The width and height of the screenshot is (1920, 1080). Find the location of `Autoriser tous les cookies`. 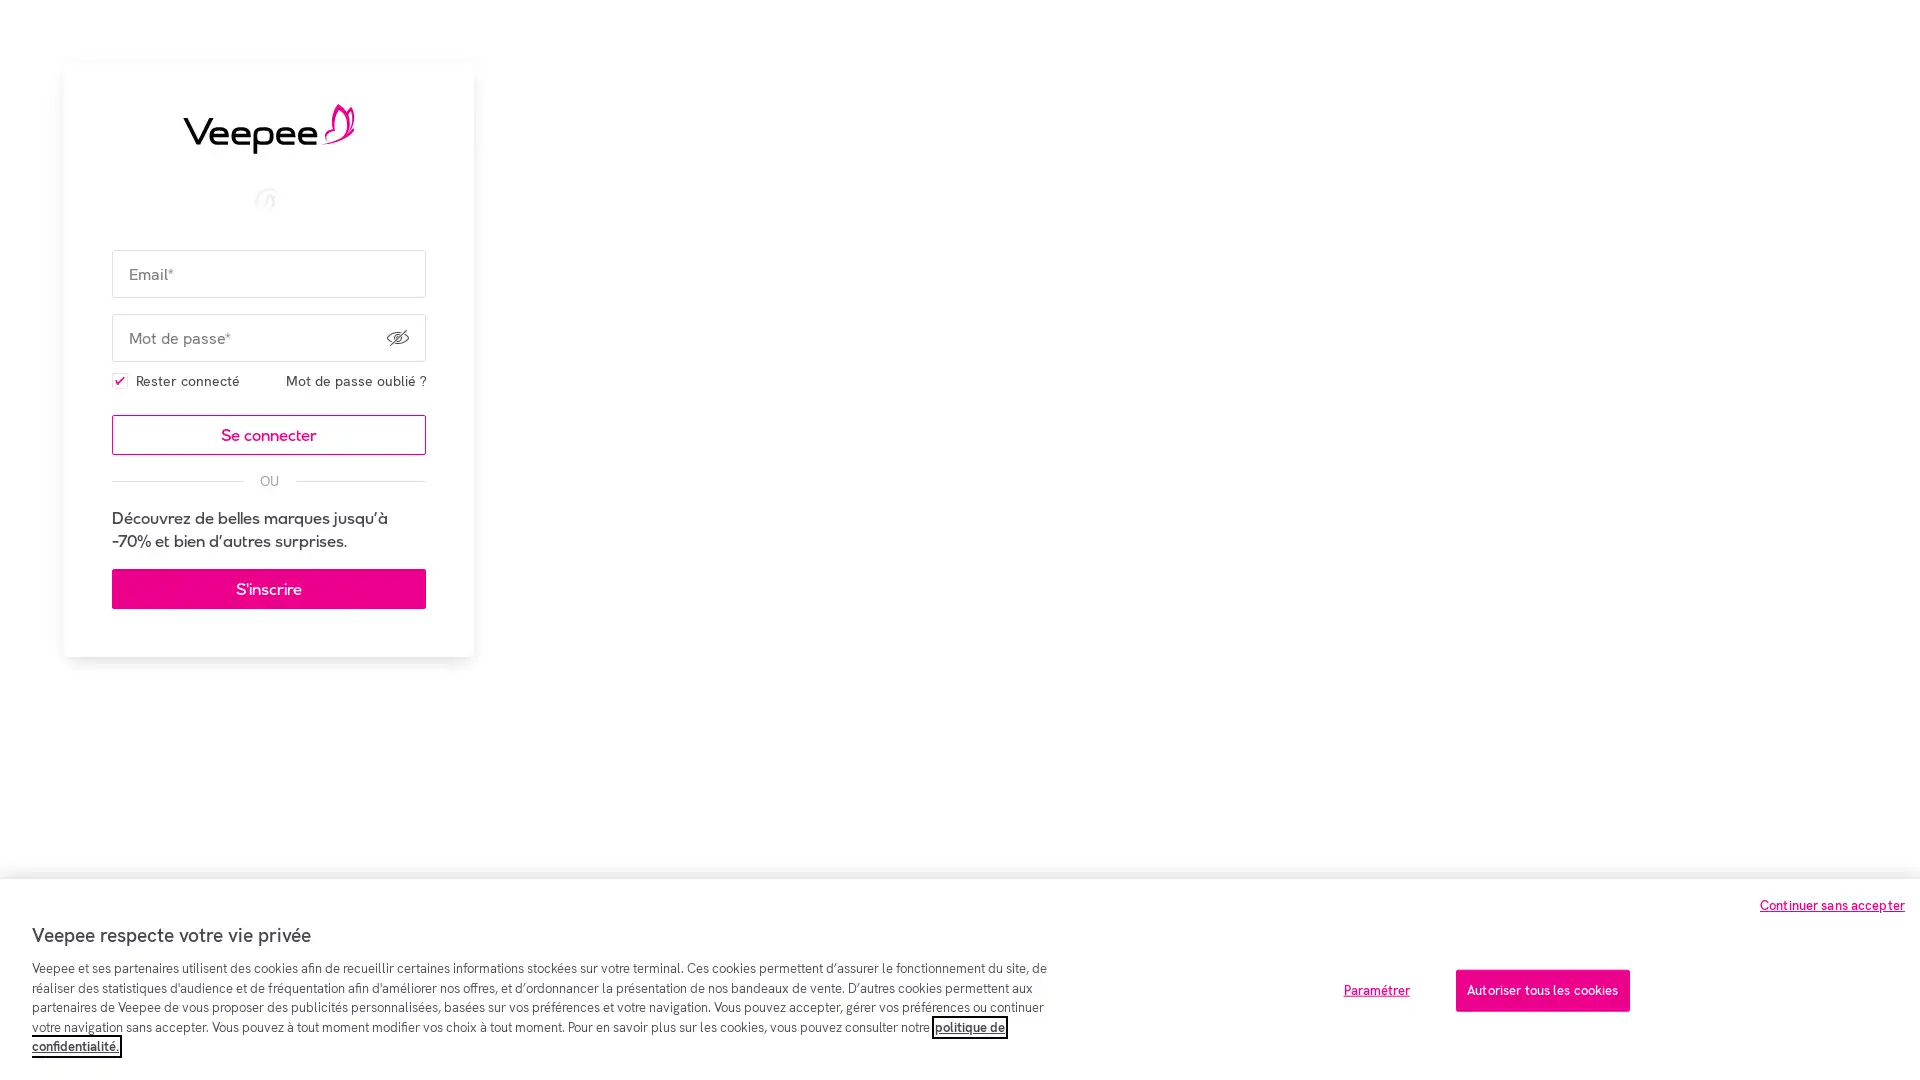

Autoriser tous les cookies is located at coordinates (1541, 990).